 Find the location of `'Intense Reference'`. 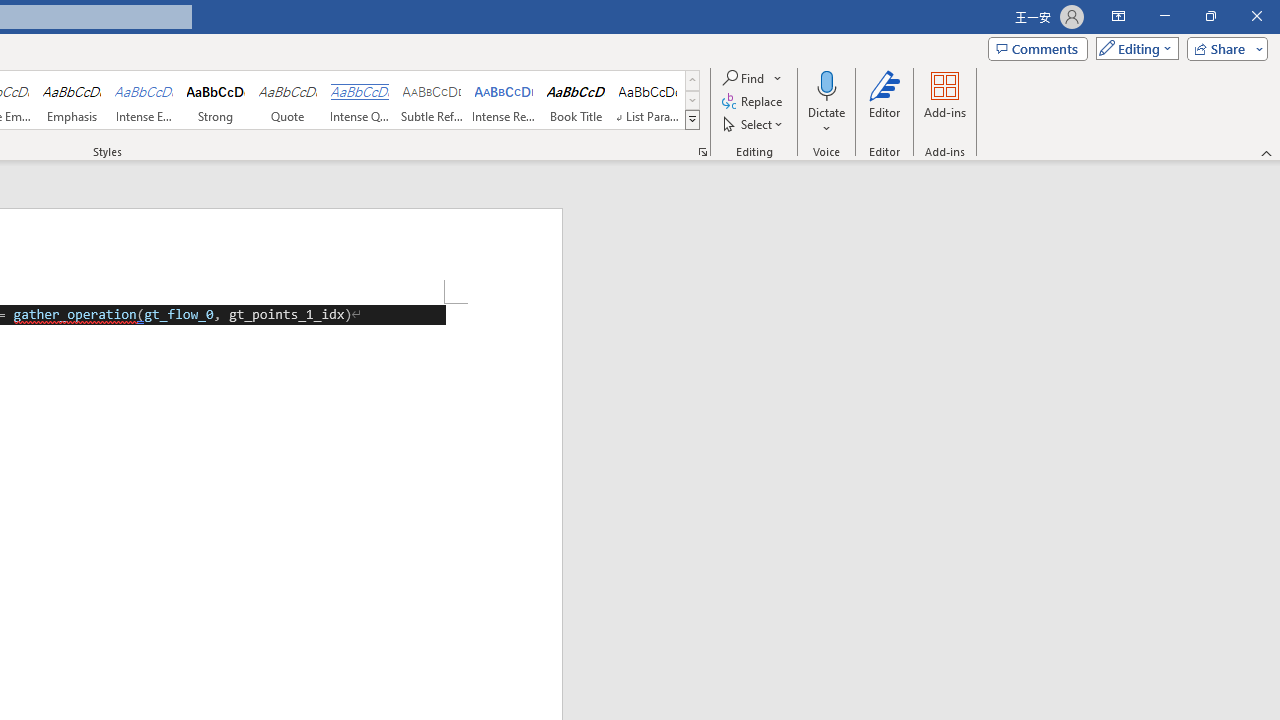

'Intense Reference' is located at coordinates (504, 100).